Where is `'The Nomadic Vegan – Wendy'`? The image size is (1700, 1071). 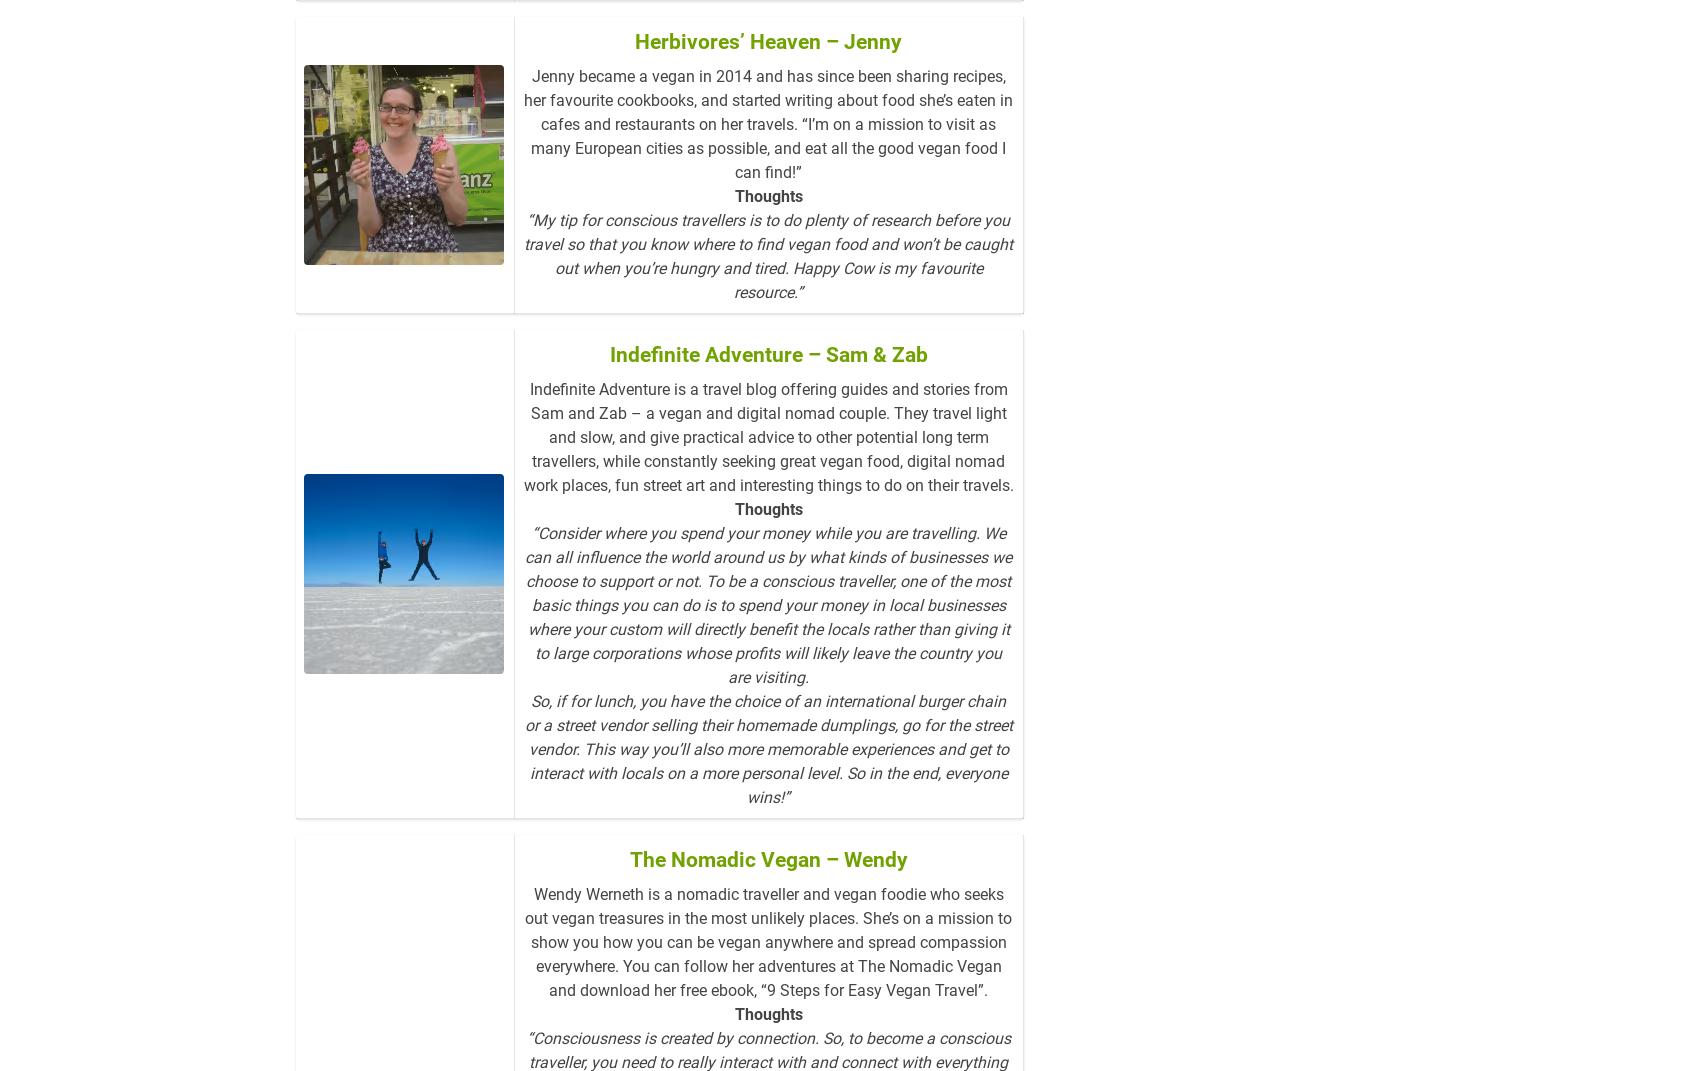
'The Nomadic Vegan – Wendy' is located at coordinates (767, 890).